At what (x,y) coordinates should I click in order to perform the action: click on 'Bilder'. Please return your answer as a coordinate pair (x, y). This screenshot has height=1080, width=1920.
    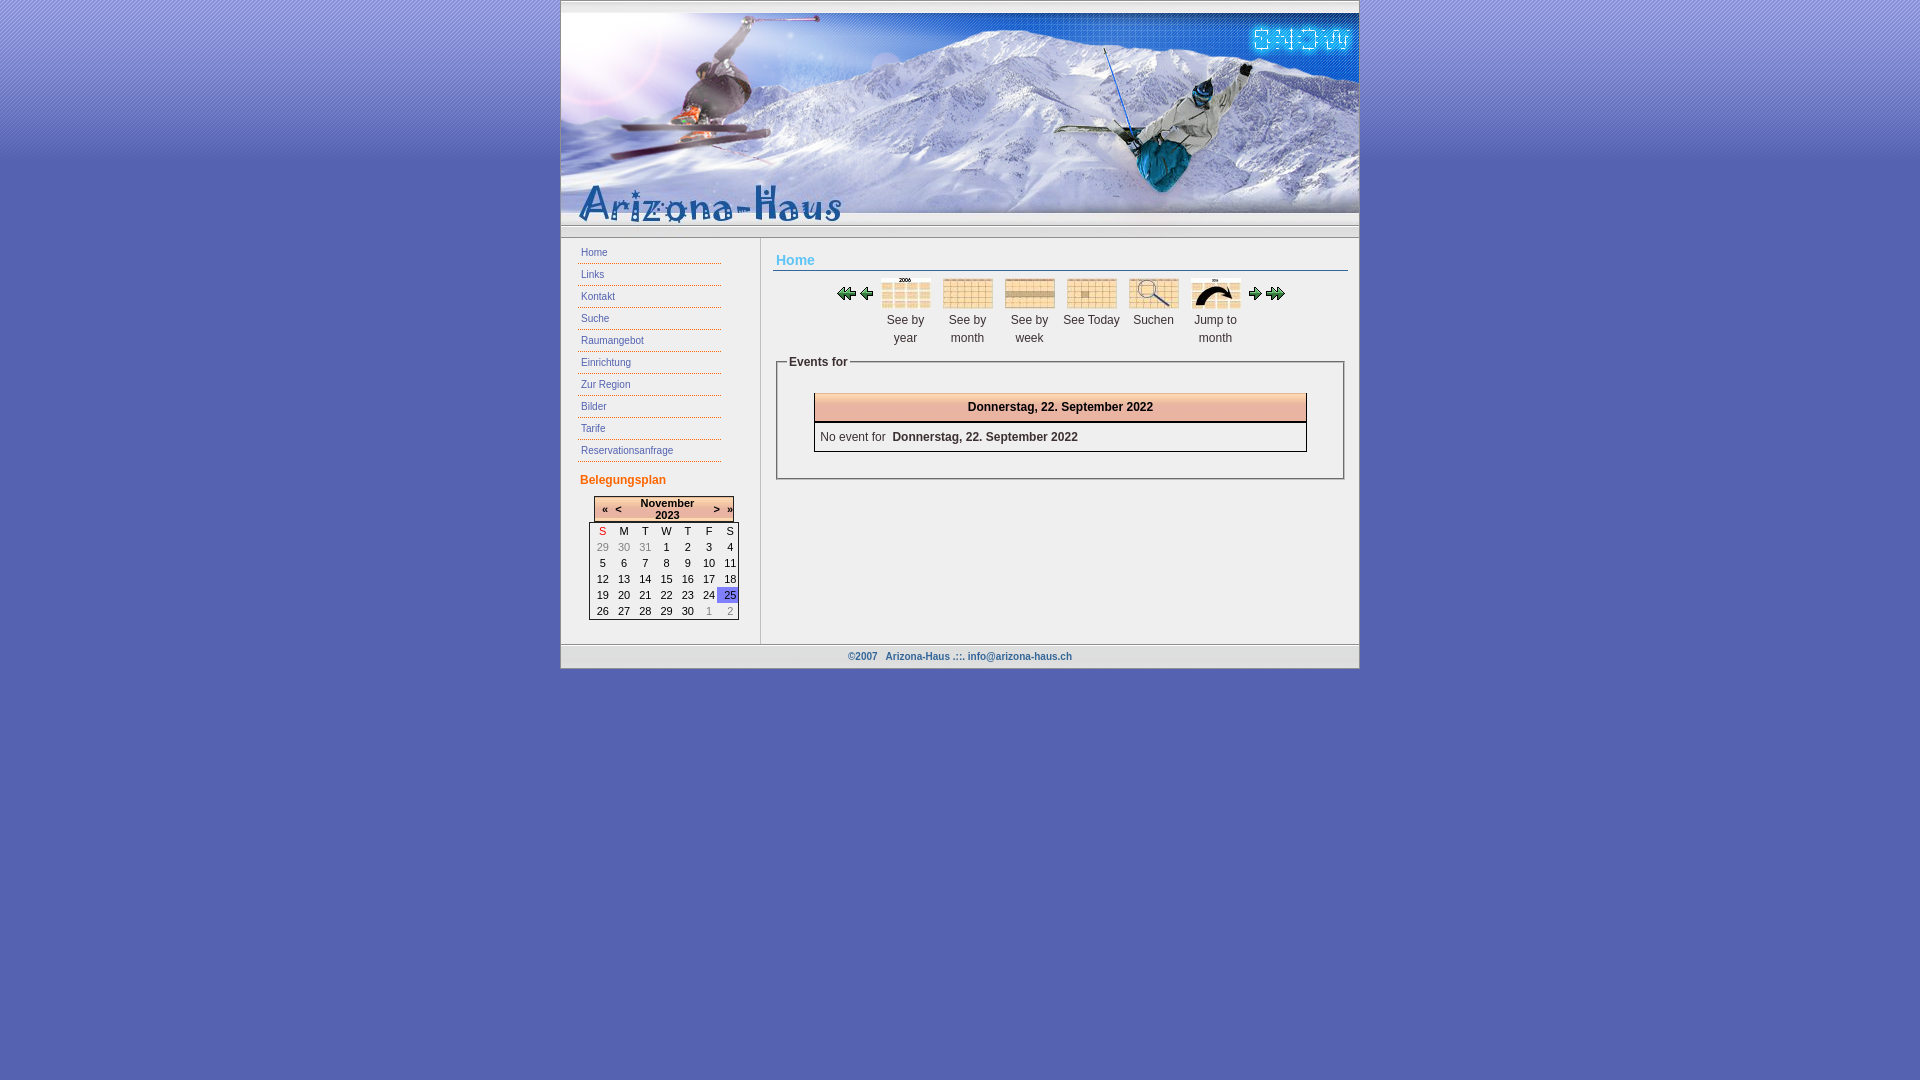
    Looking at the image, I should click on (649, 406).